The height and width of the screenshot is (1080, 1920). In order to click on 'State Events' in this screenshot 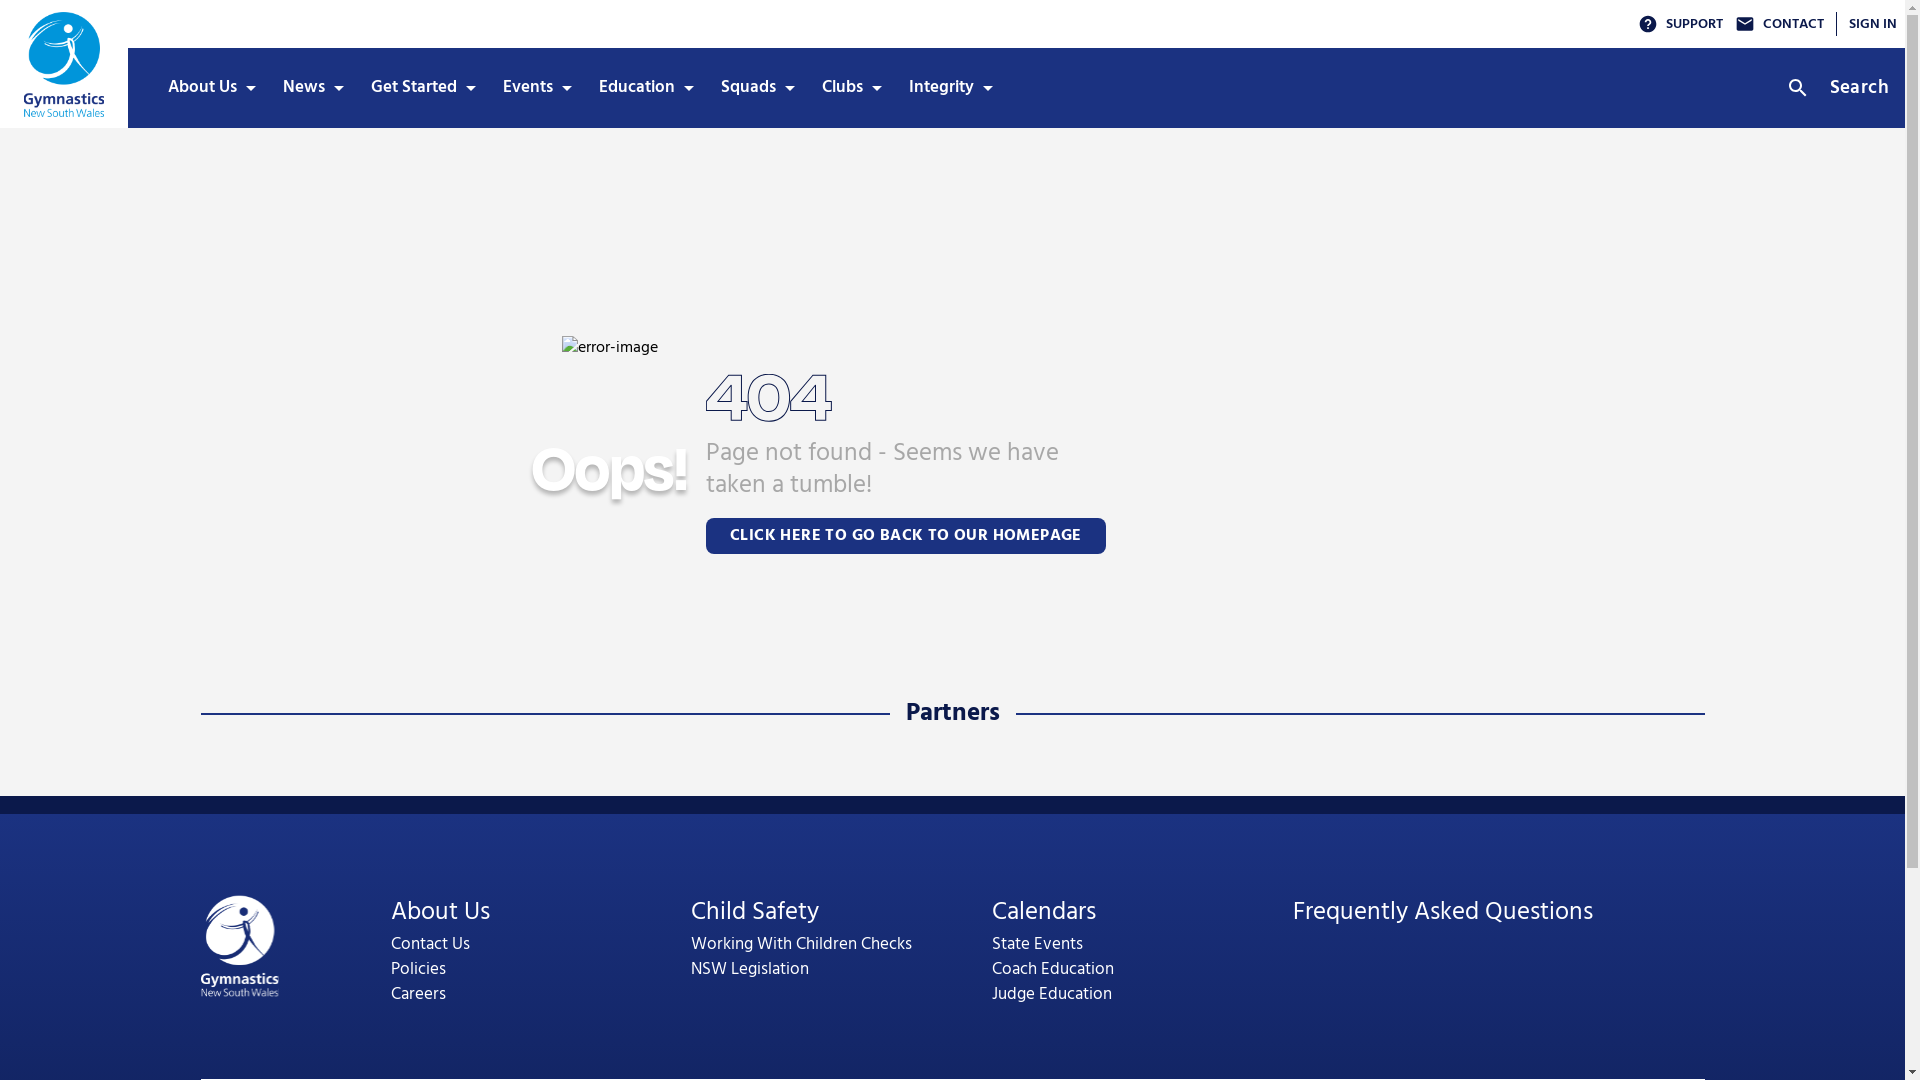, I will do `click(1037, 944)`.